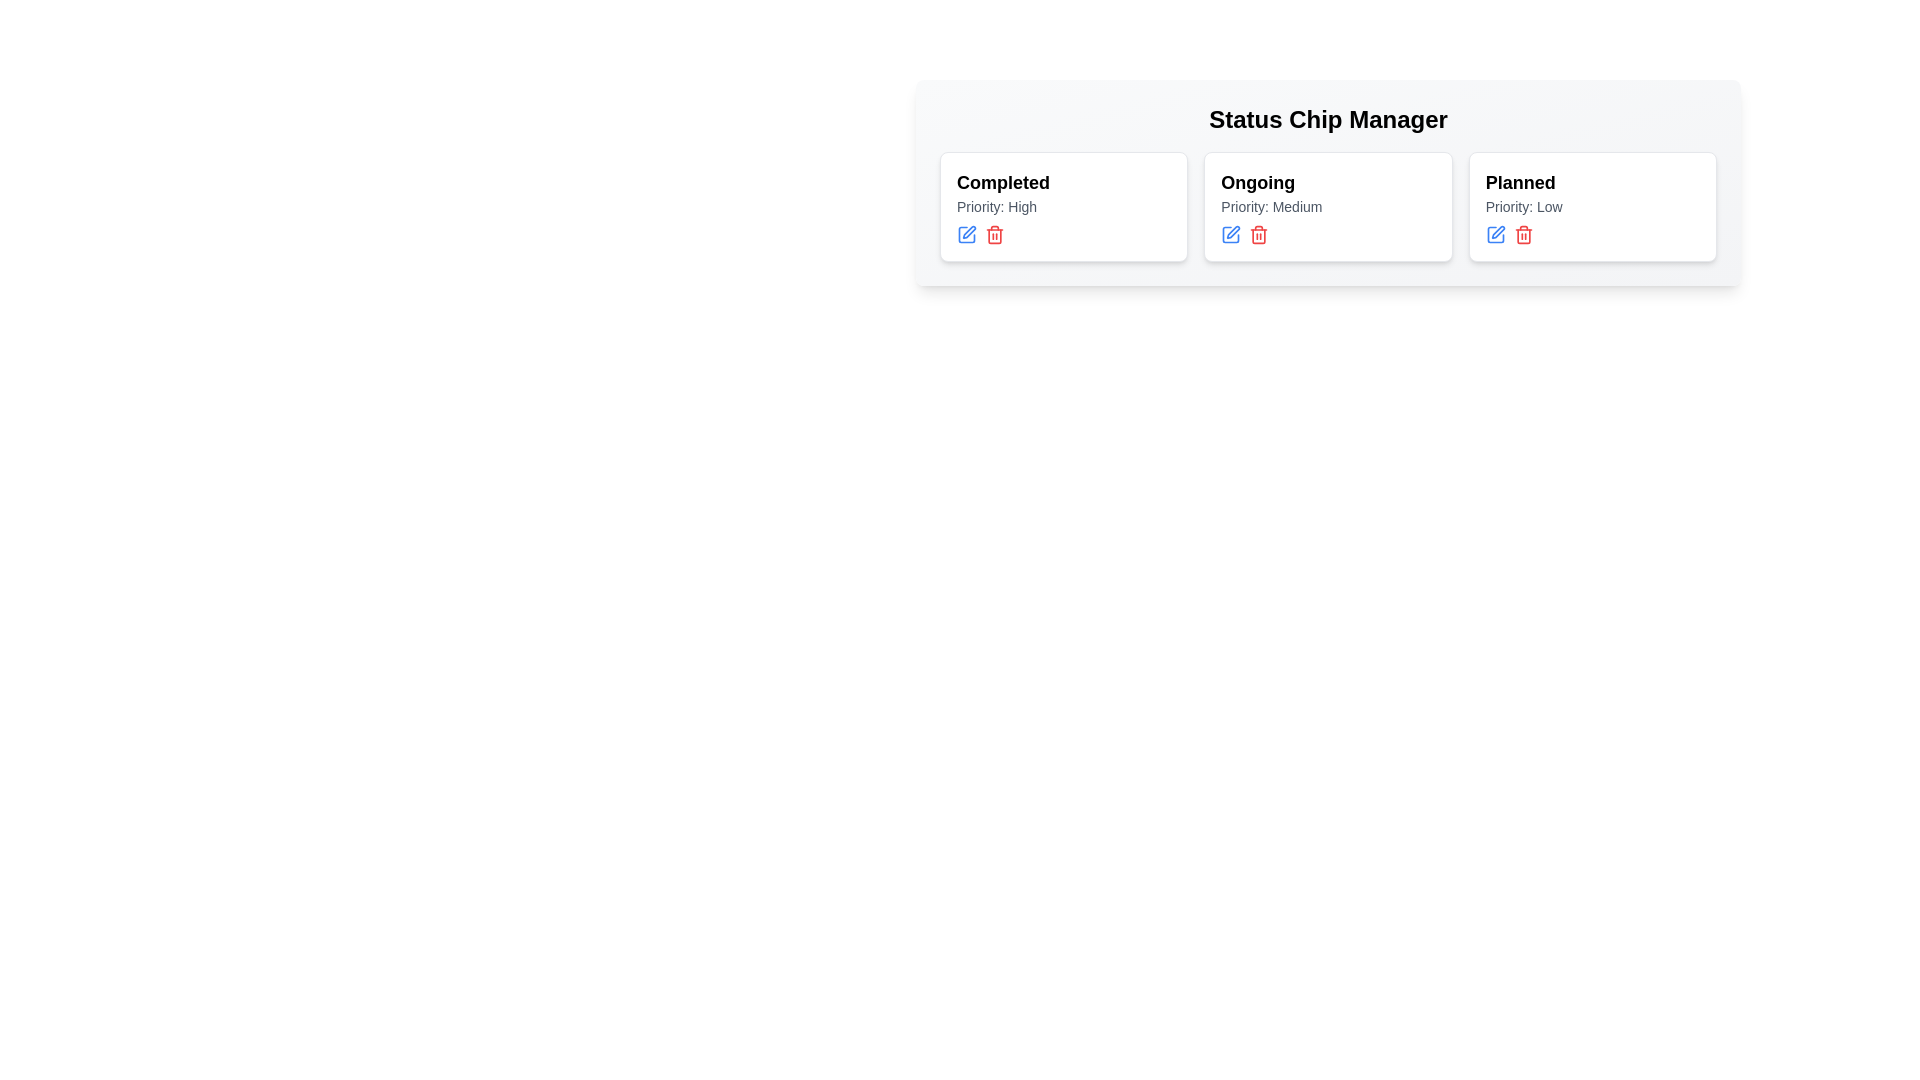  I want to click on the chip card labeled Planned to view its details, so click(1591, 207).